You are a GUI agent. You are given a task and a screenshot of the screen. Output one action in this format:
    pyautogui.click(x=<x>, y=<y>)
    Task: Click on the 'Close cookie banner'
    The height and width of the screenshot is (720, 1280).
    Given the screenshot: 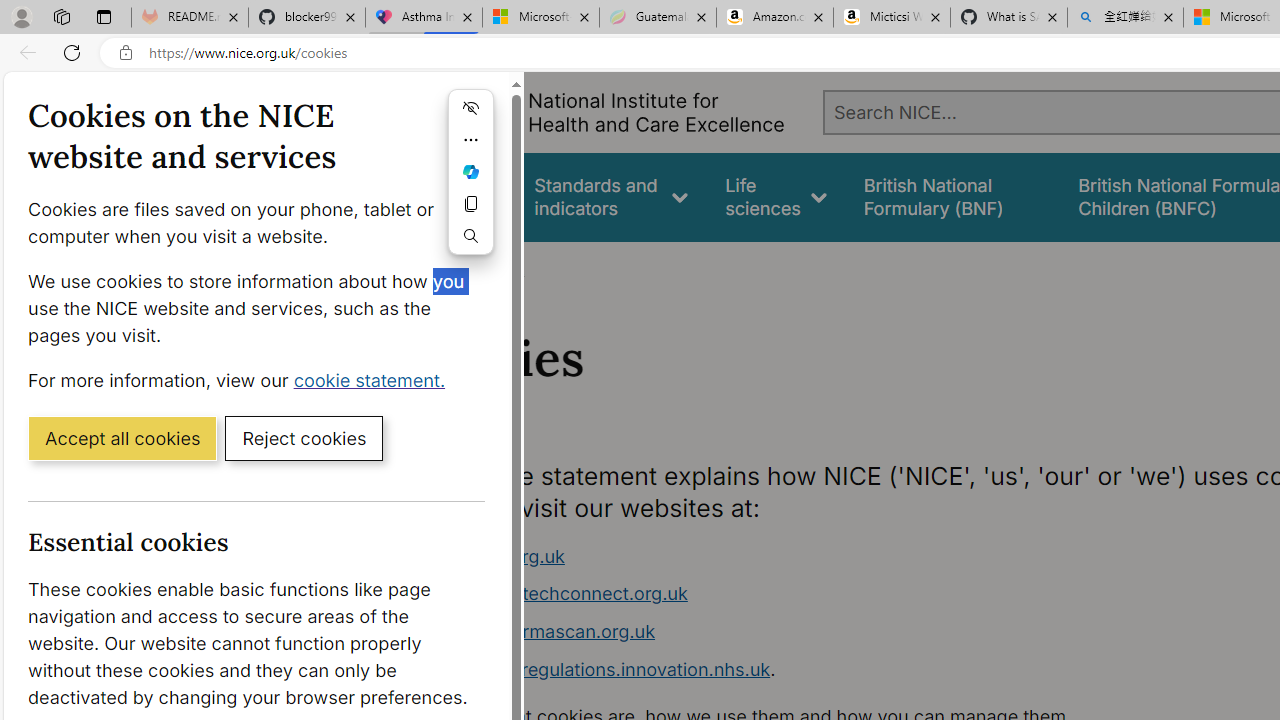 What is the action you would take?
    pyautogui.click(x=480, y=100)
    